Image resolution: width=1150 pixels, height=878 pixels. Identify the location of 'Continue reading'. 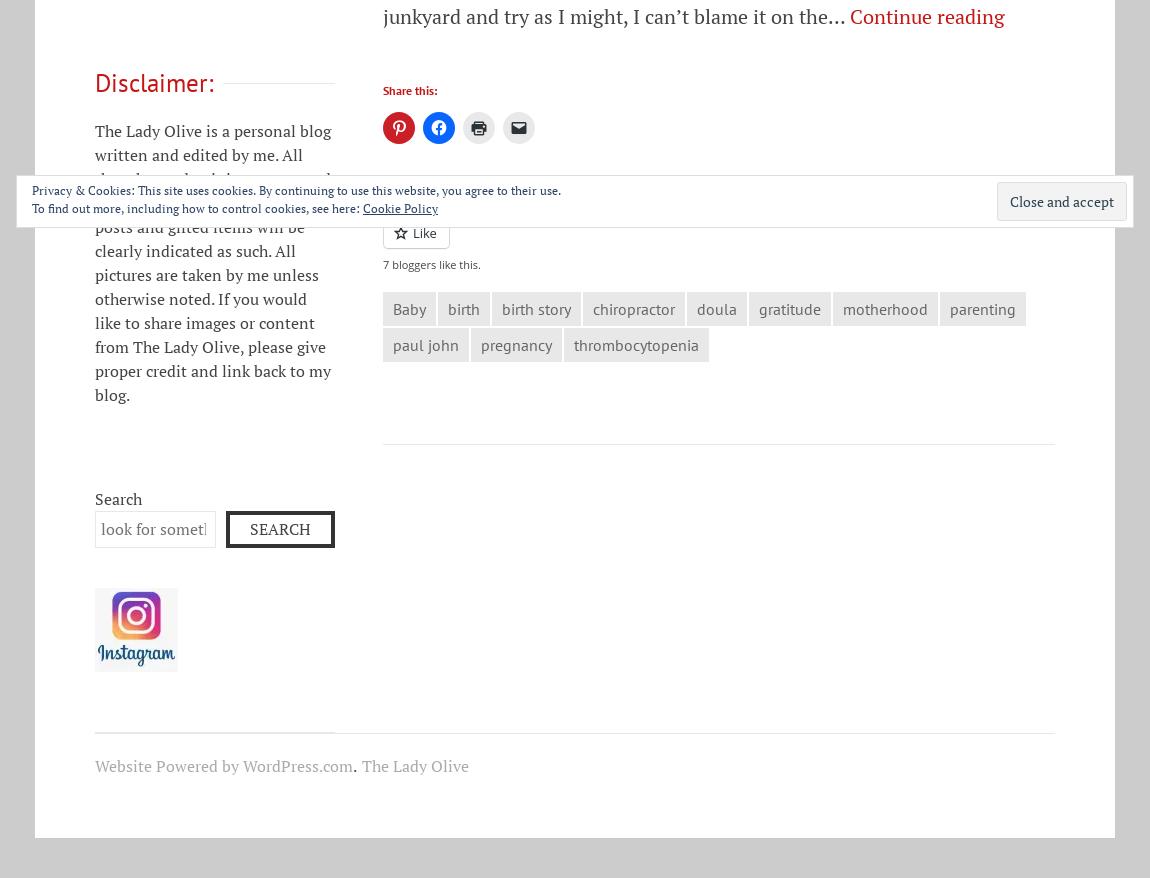
(927, 14).